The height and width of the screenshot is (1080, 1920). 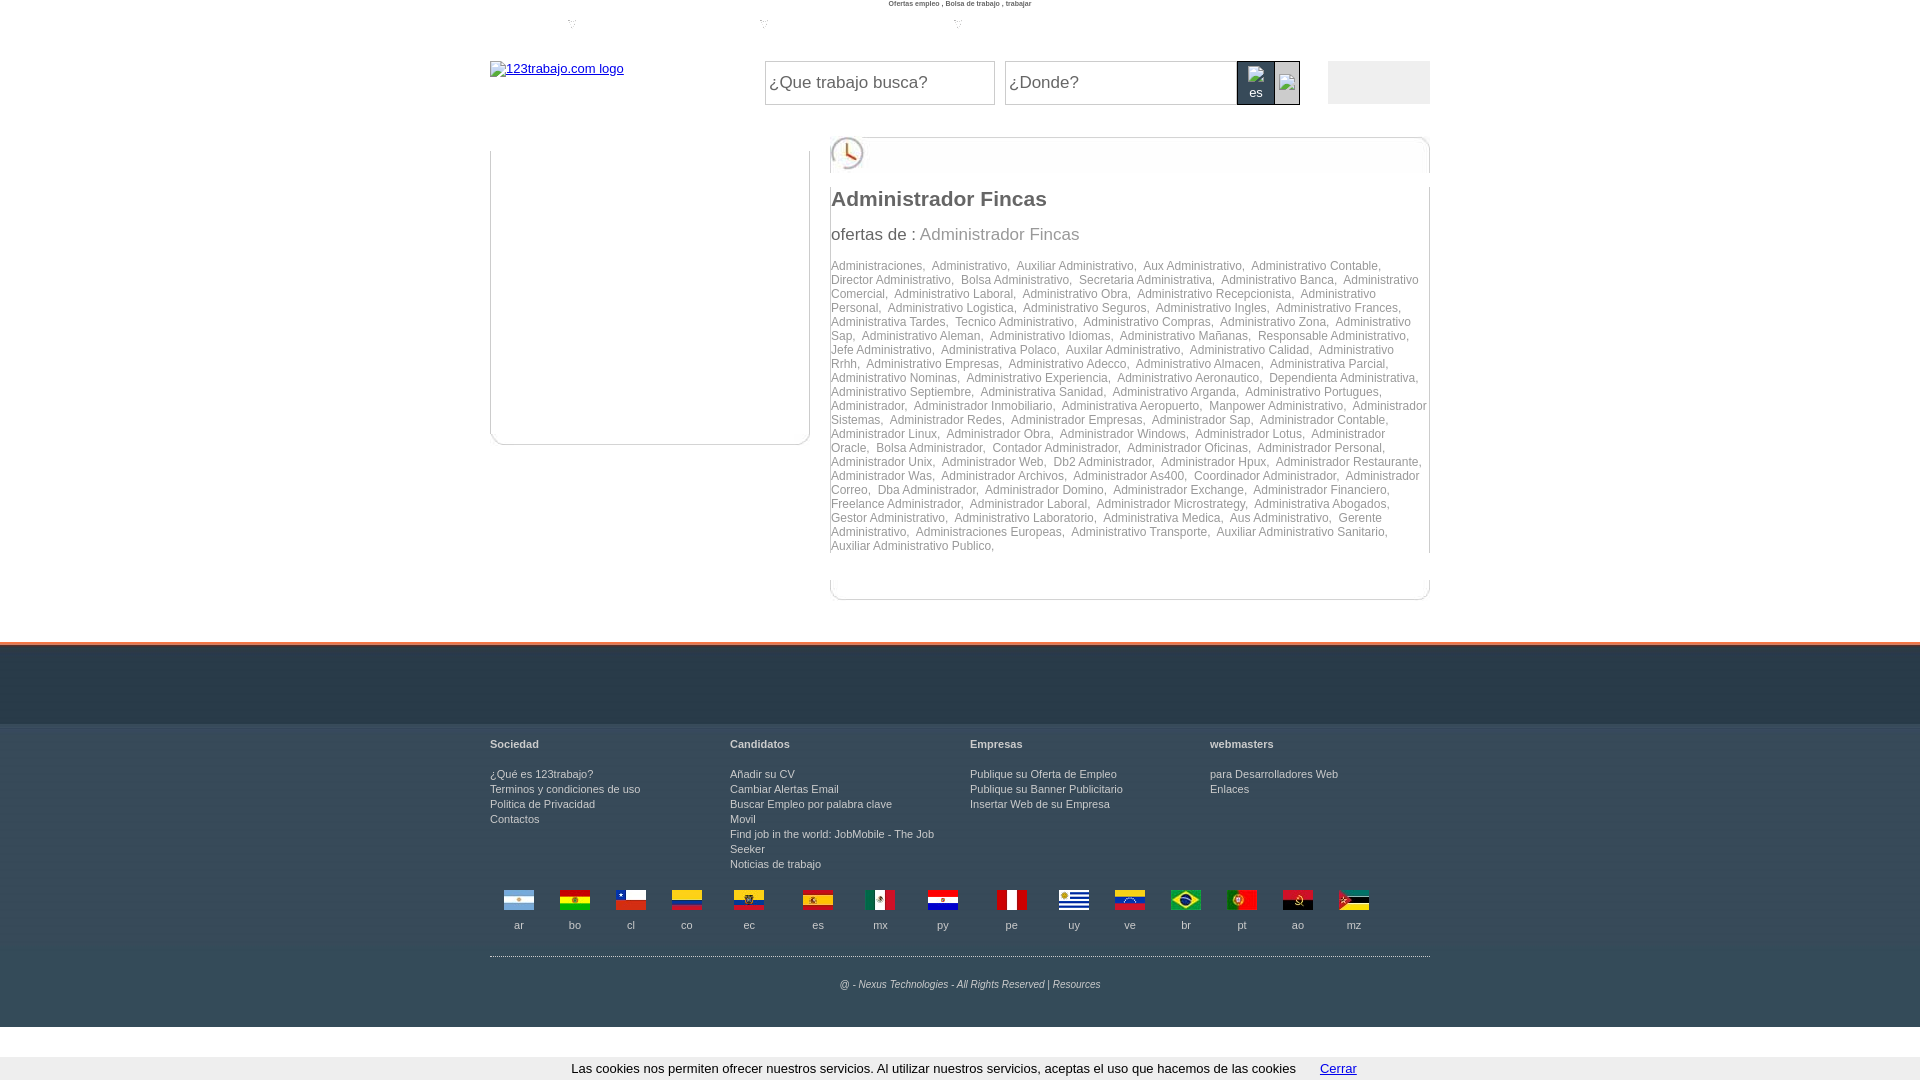 What do you see at coordinates (1182, 489) in the screenshot?
I see `'Administrador Exchange, '` at bounding box center [1182, 489].